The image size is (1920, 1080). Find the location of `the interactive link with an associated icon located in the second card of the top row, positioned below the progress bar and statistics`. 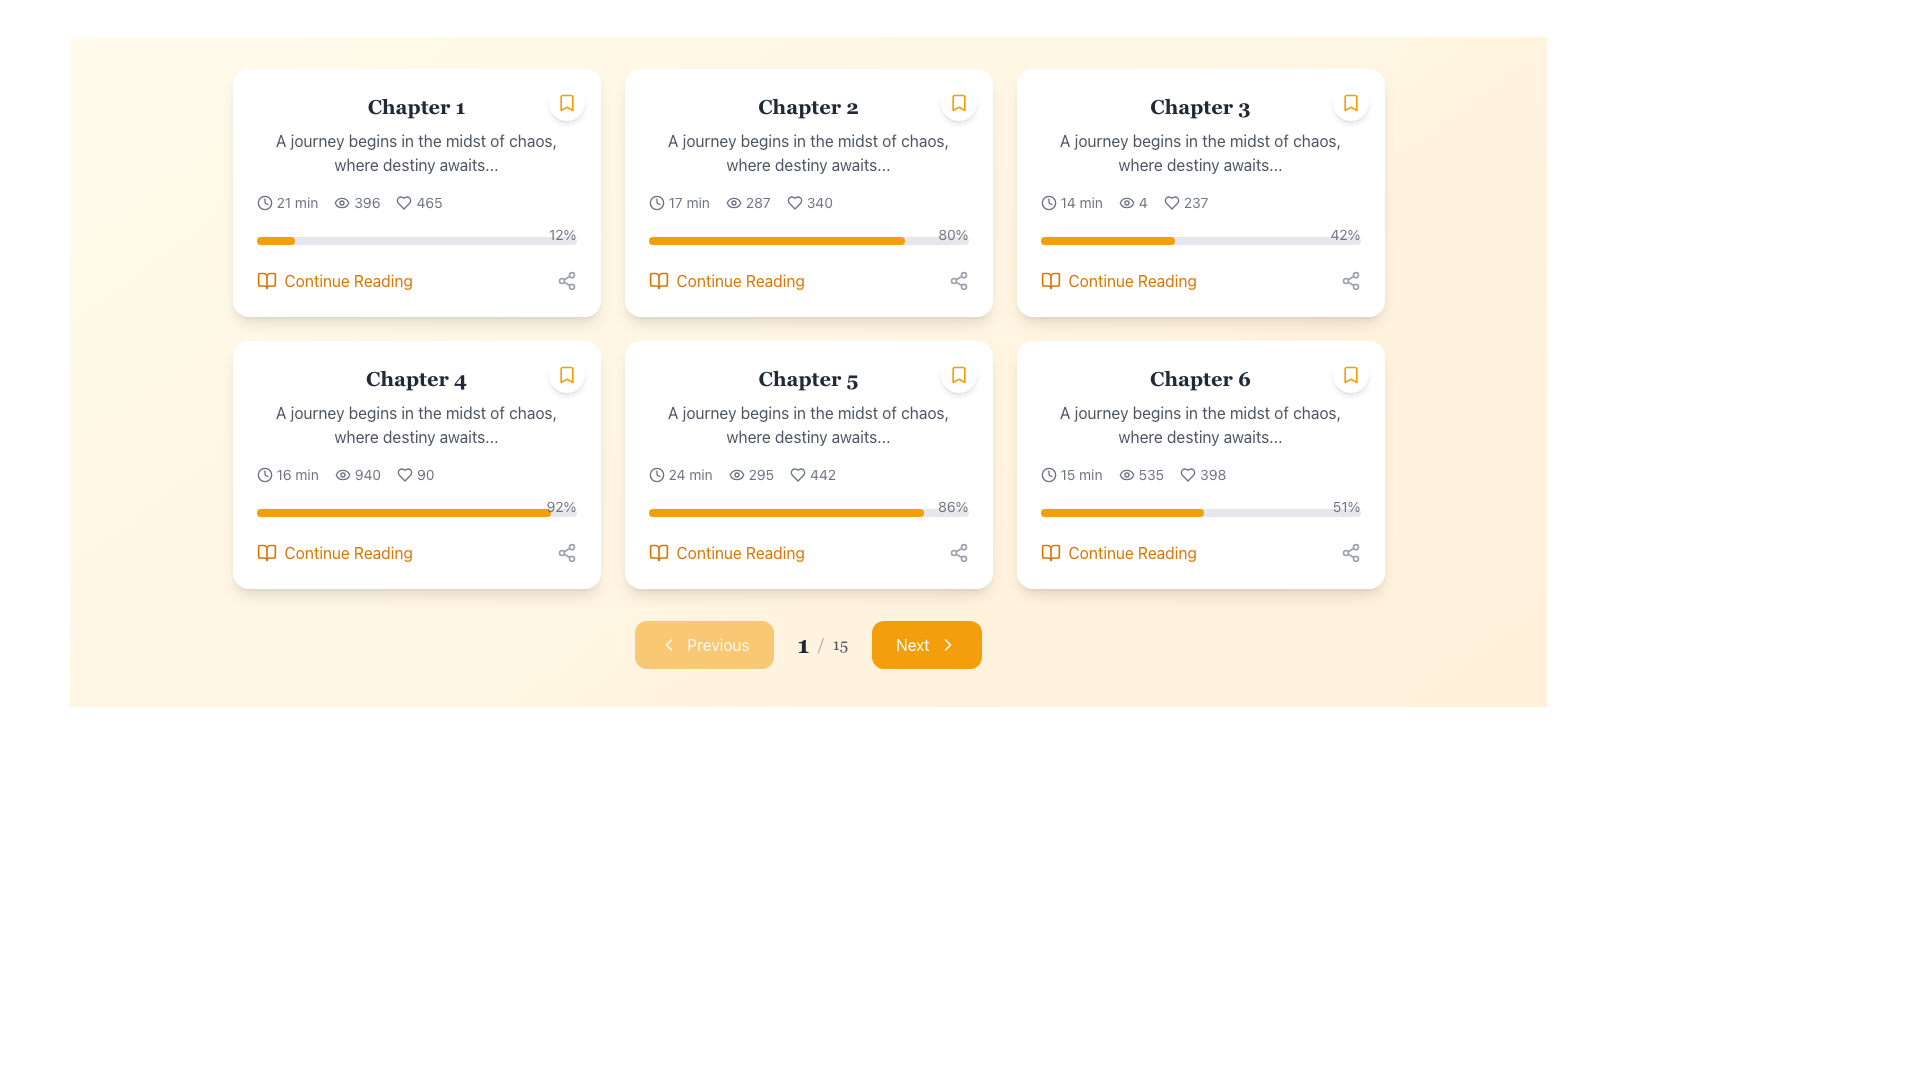

the interactive link with an associated icon located in the second card of the top row, positioned below the progress bar and statistics is located at coordinates (725, 281).